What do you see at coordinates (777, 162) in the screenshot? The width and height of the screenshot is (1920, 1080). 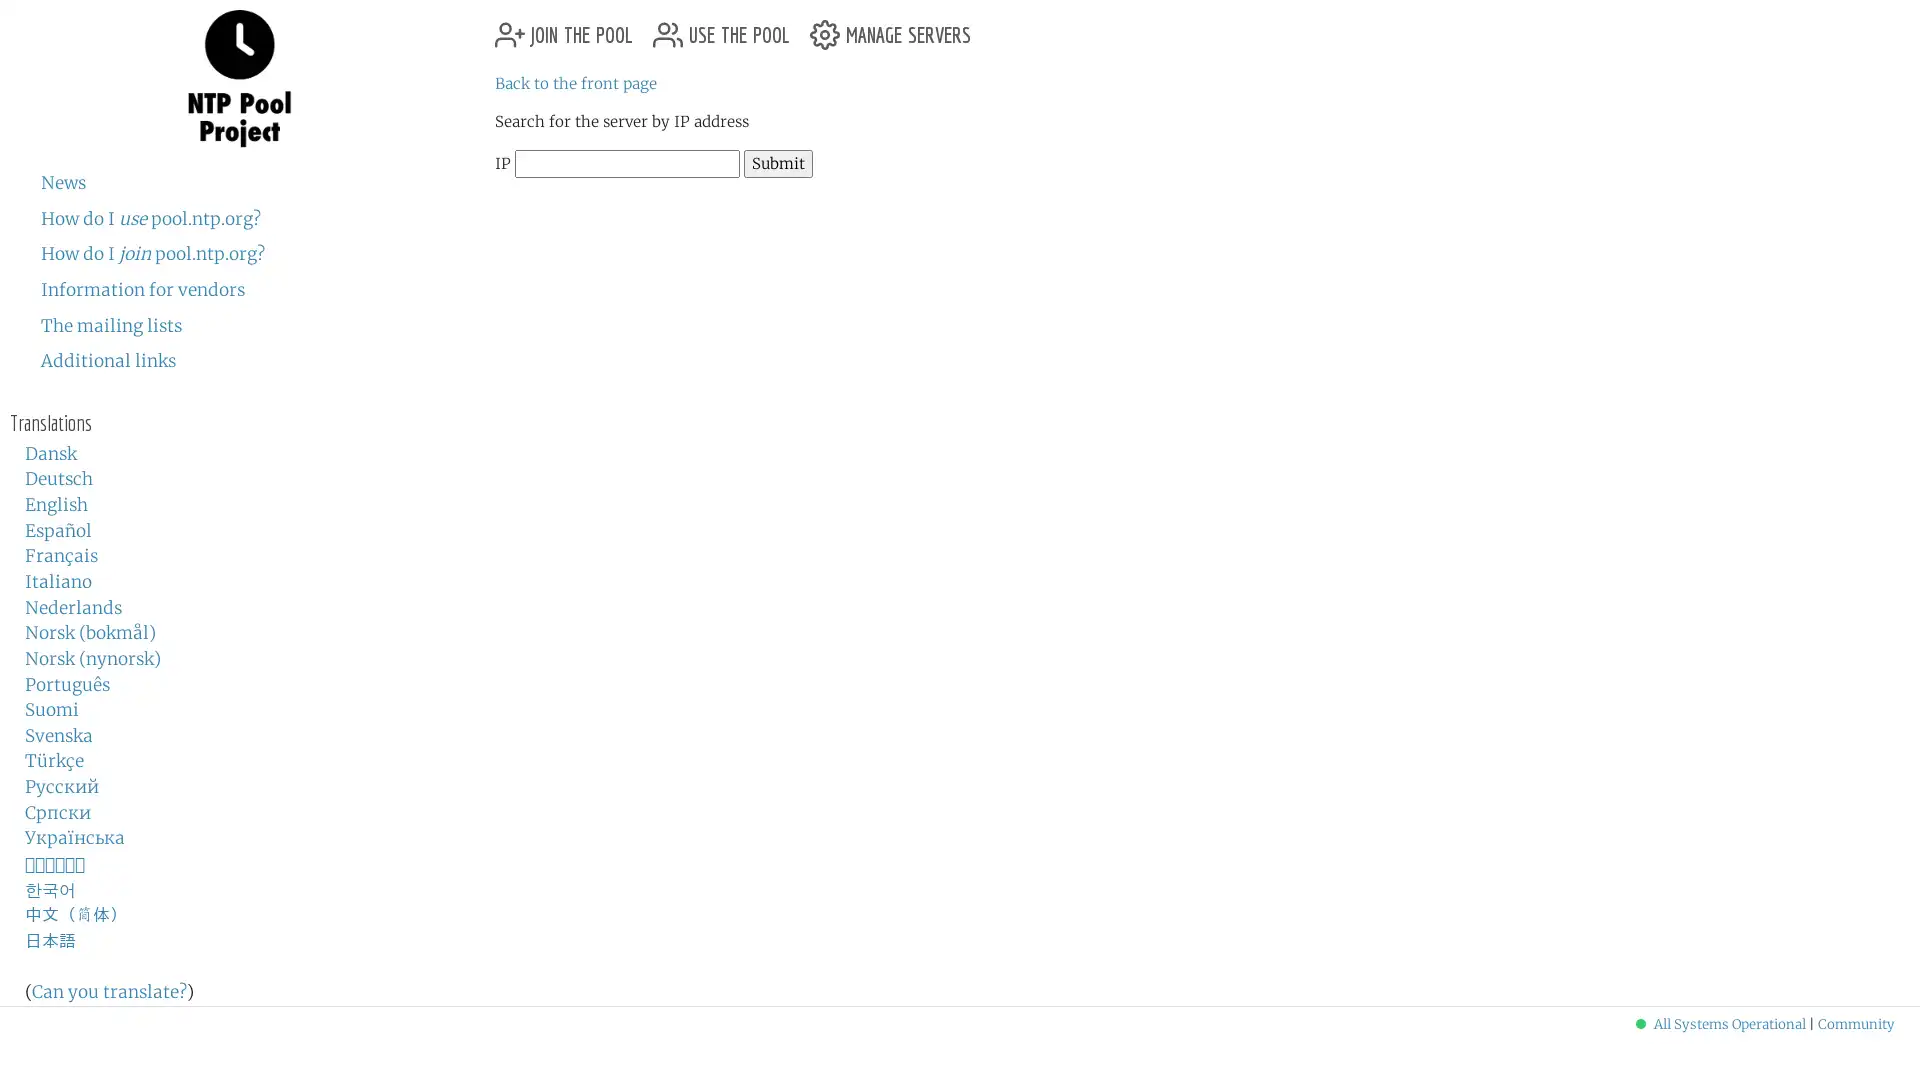 I see `Submit` at bounding box center [777, 162].